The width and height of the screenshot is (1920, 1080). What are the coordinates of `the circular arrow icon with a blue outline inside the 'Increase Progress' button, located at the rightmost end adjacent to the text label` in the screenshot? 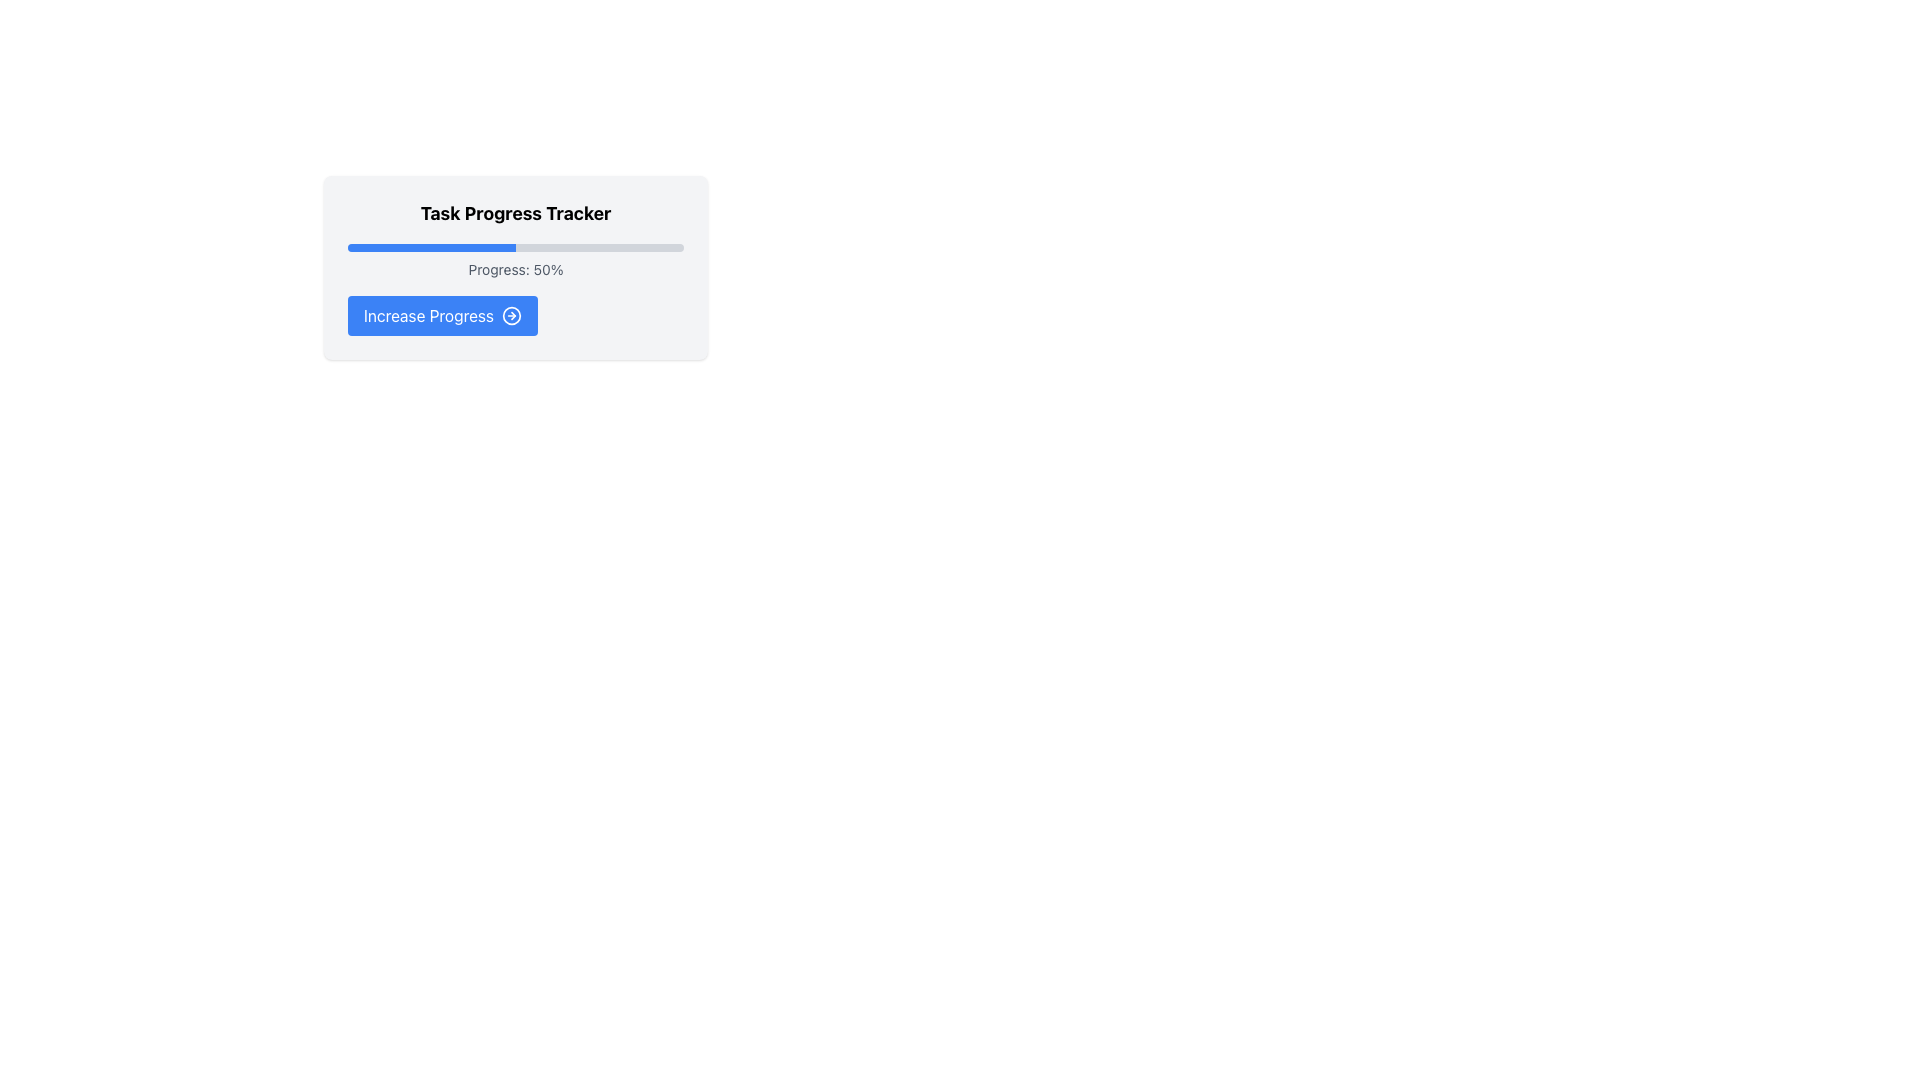 It's located at (511, 315).